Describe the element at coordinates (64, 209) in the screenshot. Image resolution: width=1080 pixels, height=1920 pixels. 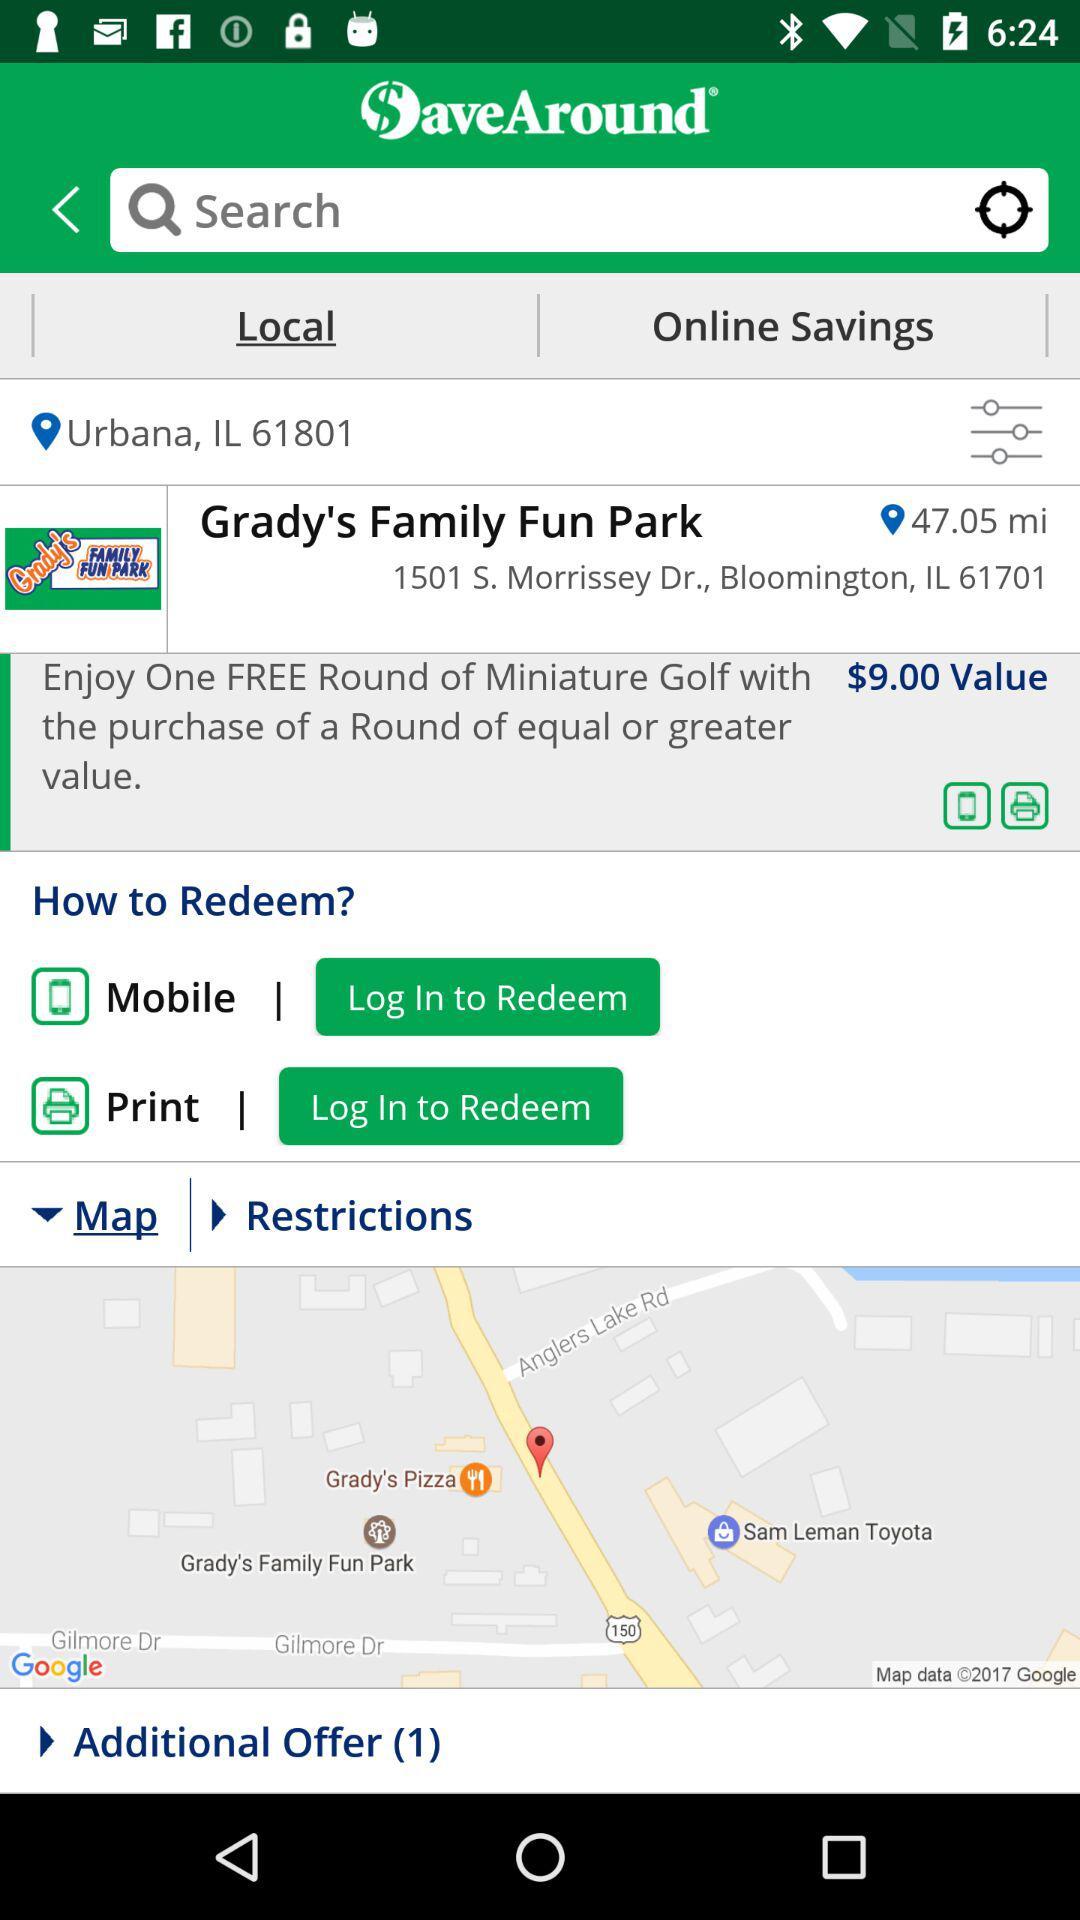
I see `the arrow_backward icon` at that location.